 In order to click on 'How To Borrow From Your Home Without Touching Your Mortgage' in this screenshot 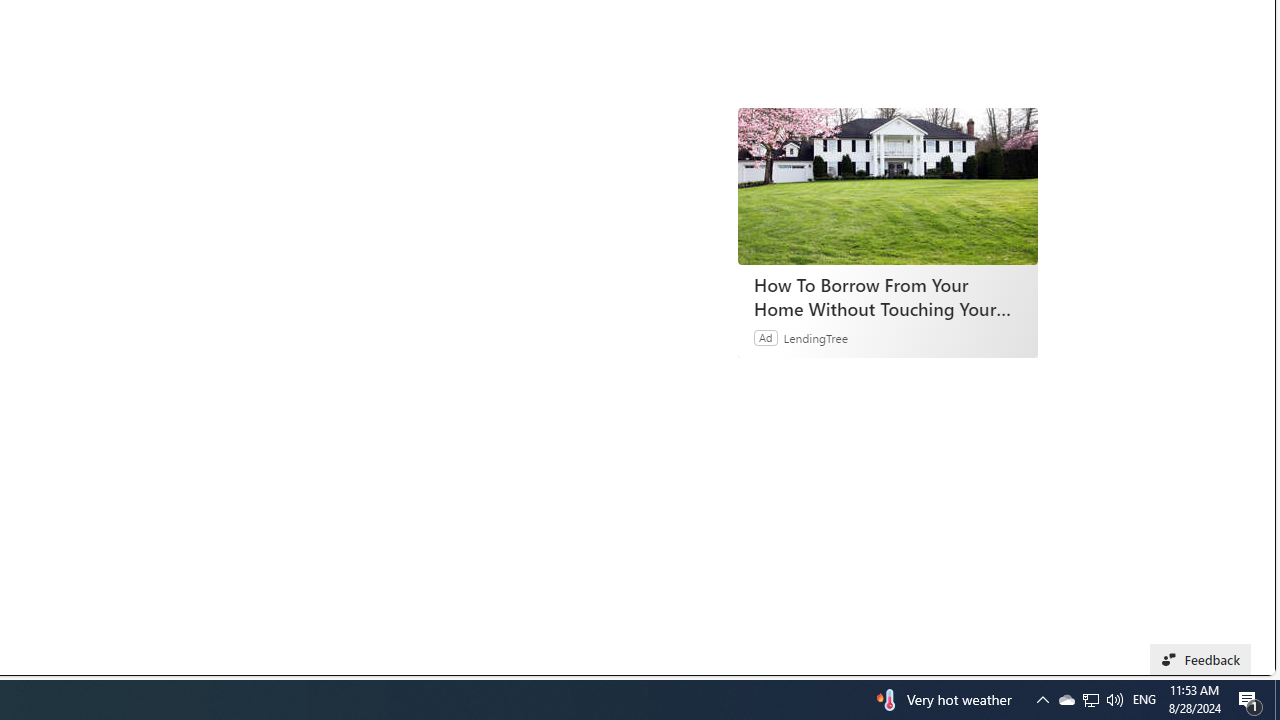, I will do `click(887, 186)`.